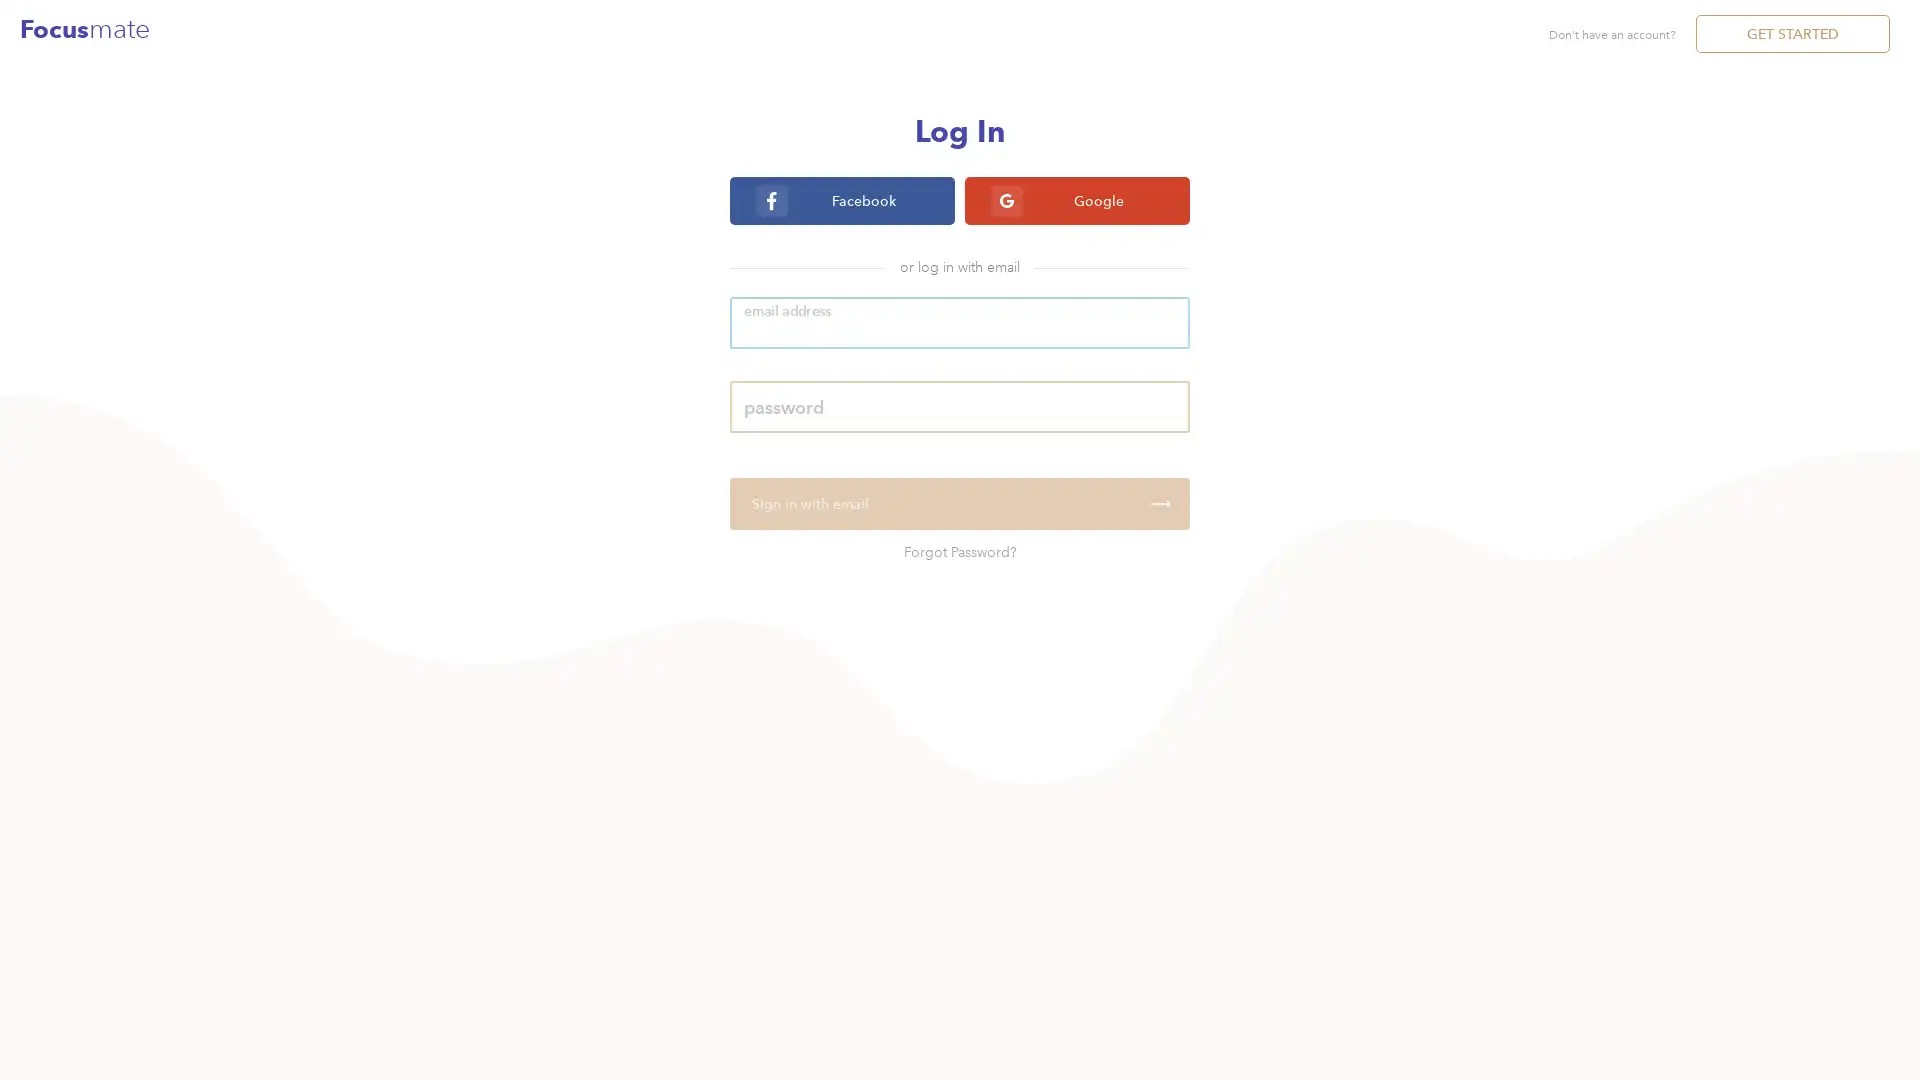 This screenshot has width=1920, height=1080. I want to click on Sign in with email, so click(960, 503).